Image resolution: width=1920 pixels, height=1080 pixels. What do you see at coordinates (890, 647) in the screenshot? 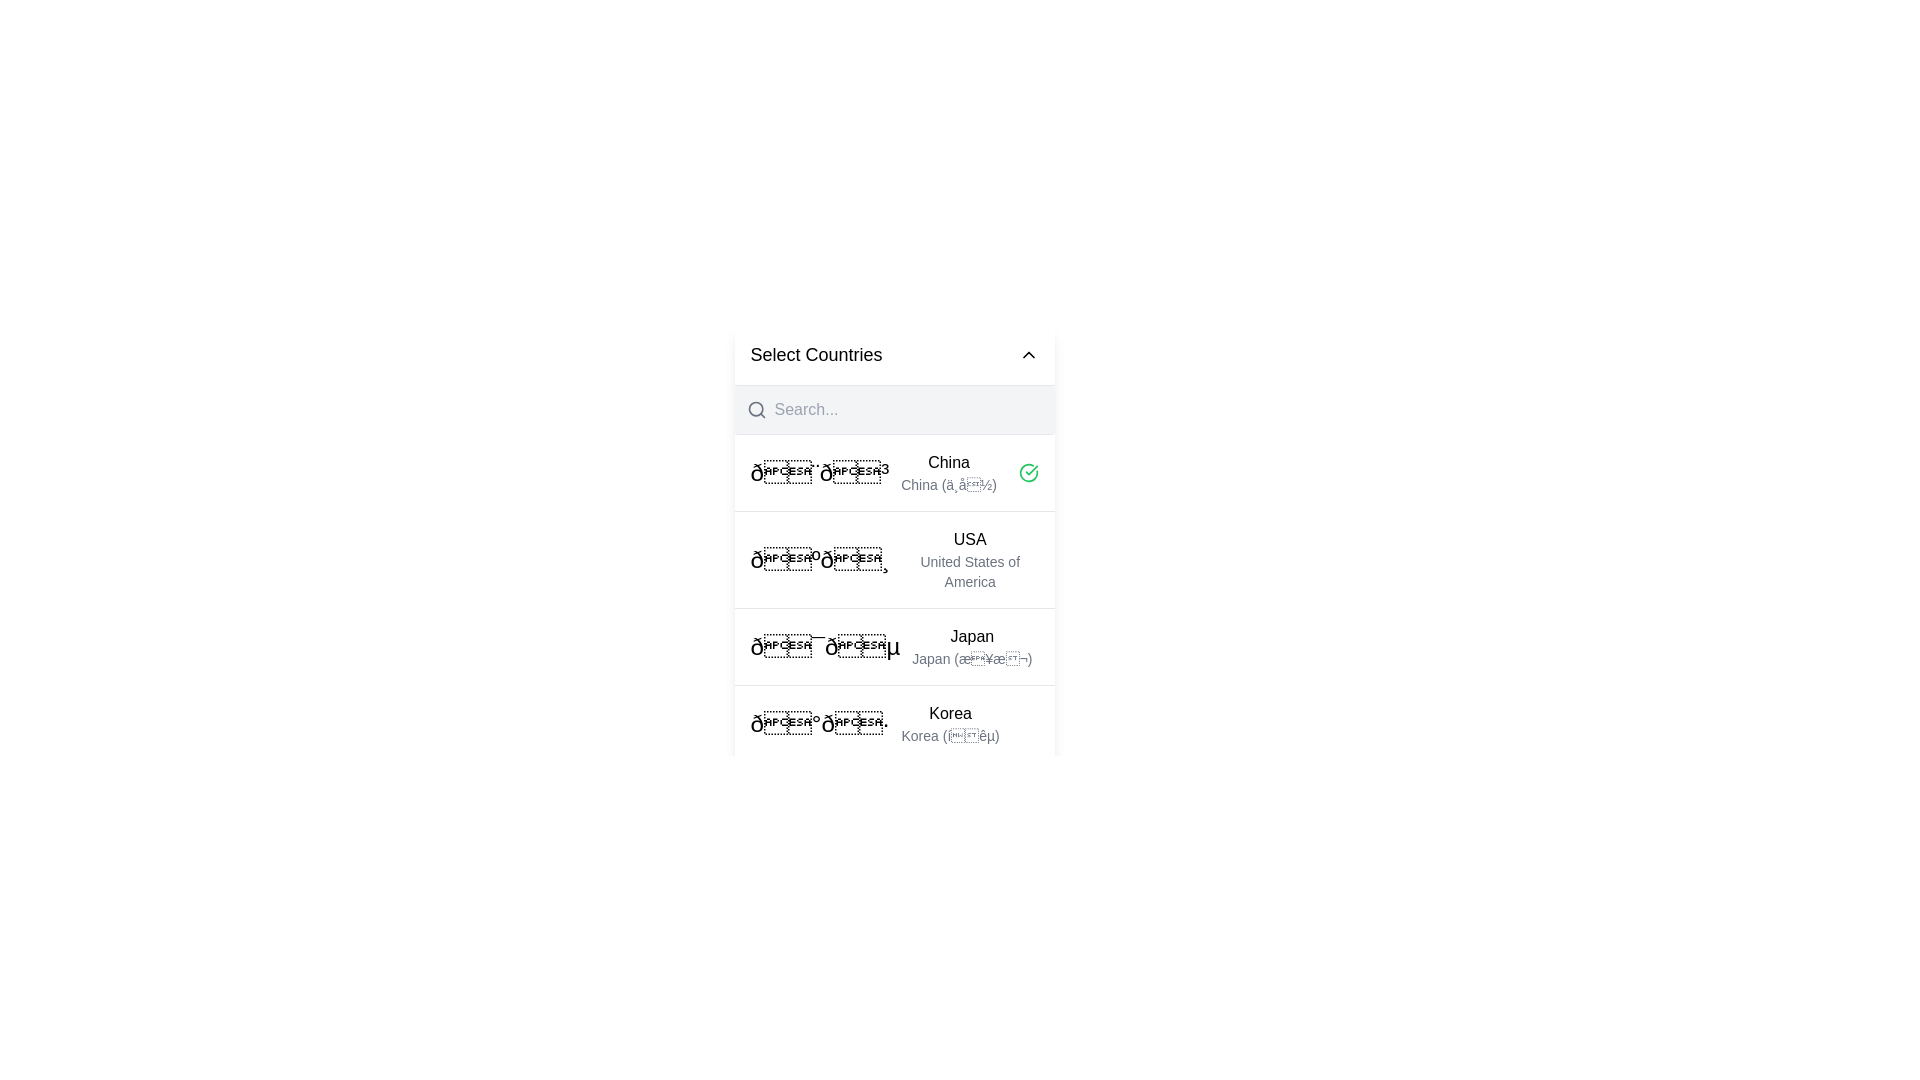
I see `the List Item representing 'Japan', which consists of an emoji flag and the text 'Japan' in English and Japanese characters` at bounding box center [890, 647].